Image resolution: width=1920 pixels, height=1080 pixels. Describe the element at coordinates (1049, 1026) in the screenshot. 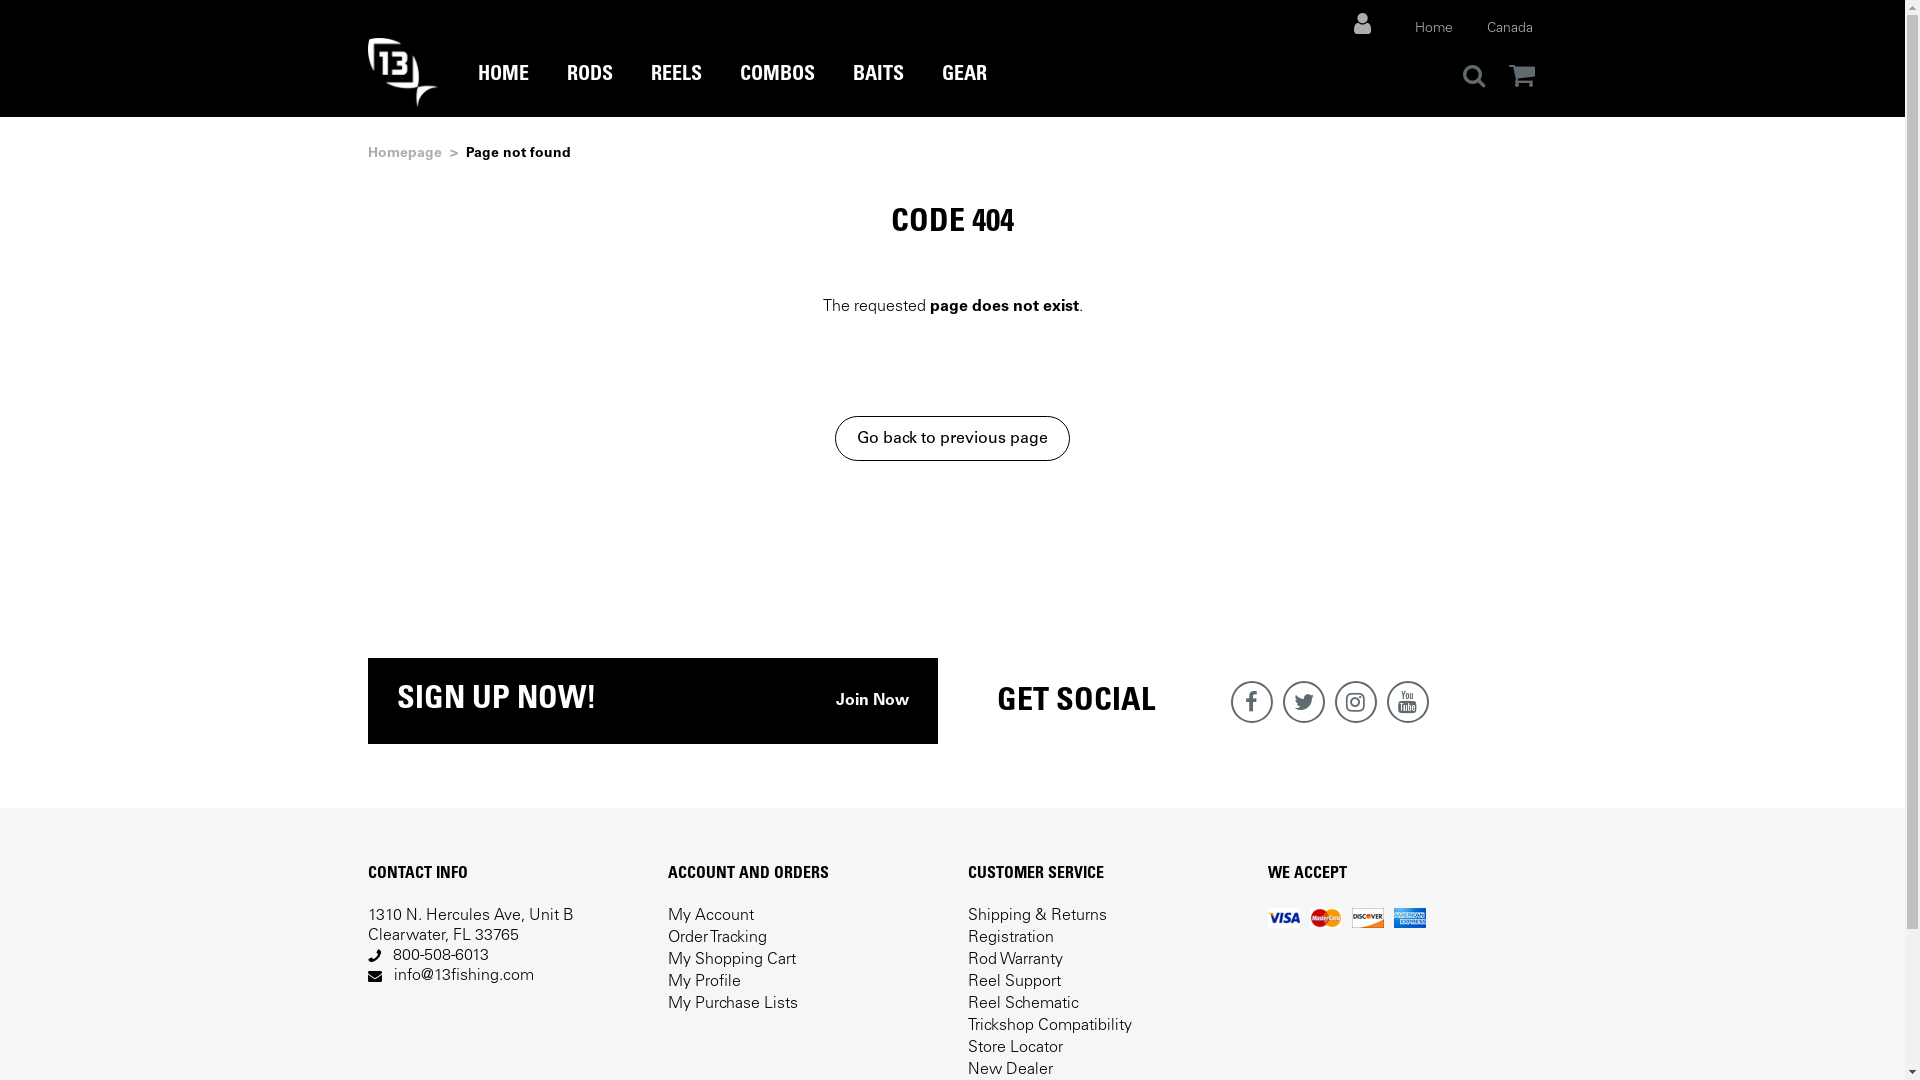

I see `'Trickshop Compatibility'` at that location.